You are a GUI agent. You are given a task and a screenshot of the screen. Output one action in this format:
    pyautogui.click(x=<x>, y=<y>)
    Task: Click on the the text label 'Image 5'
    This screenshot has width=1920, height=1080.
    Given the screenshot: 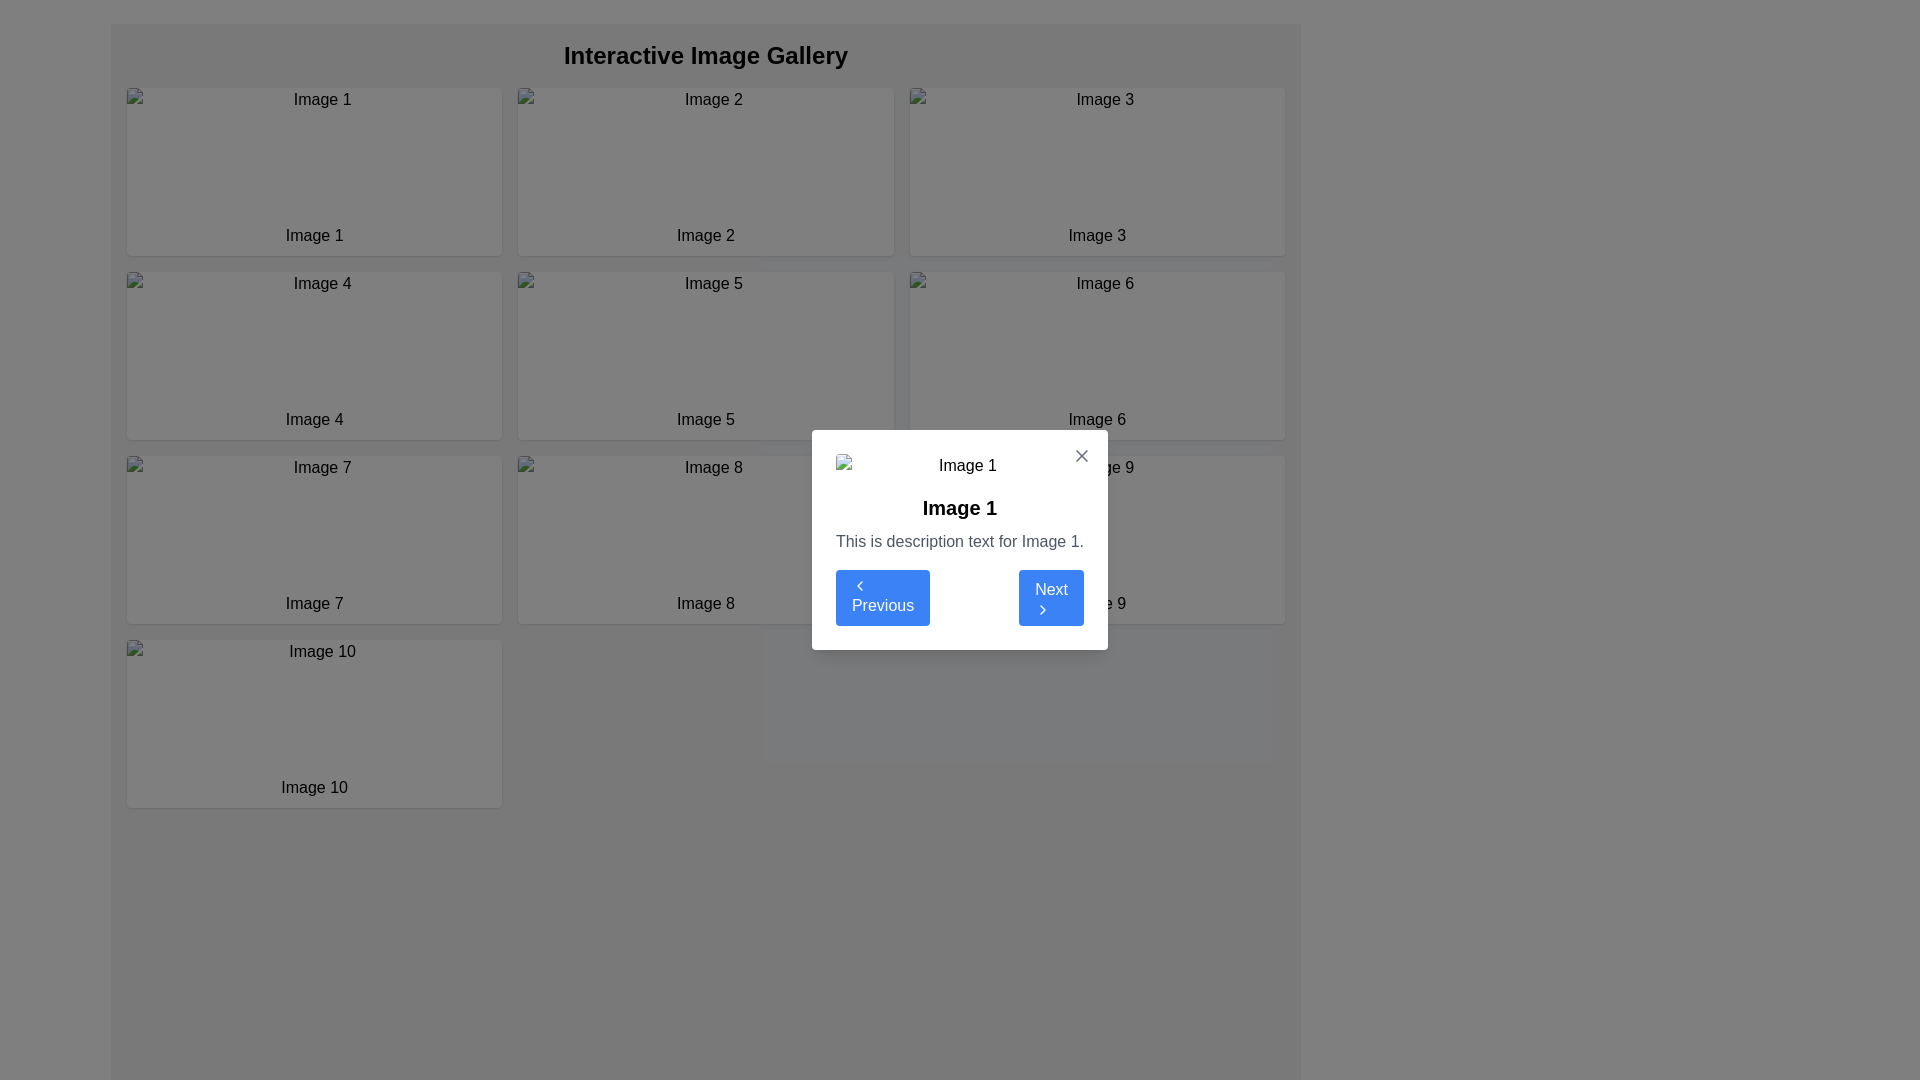 What is the action you would take?
    pyautogui.click(x=705, y=419)
    